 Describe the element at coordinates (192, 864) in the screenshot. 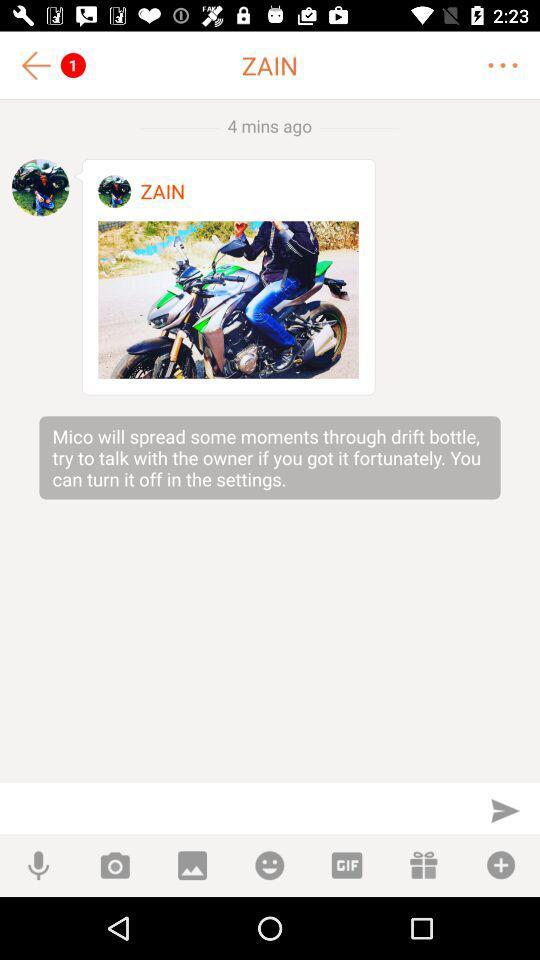

I see `the wallpaper icon` at that location.